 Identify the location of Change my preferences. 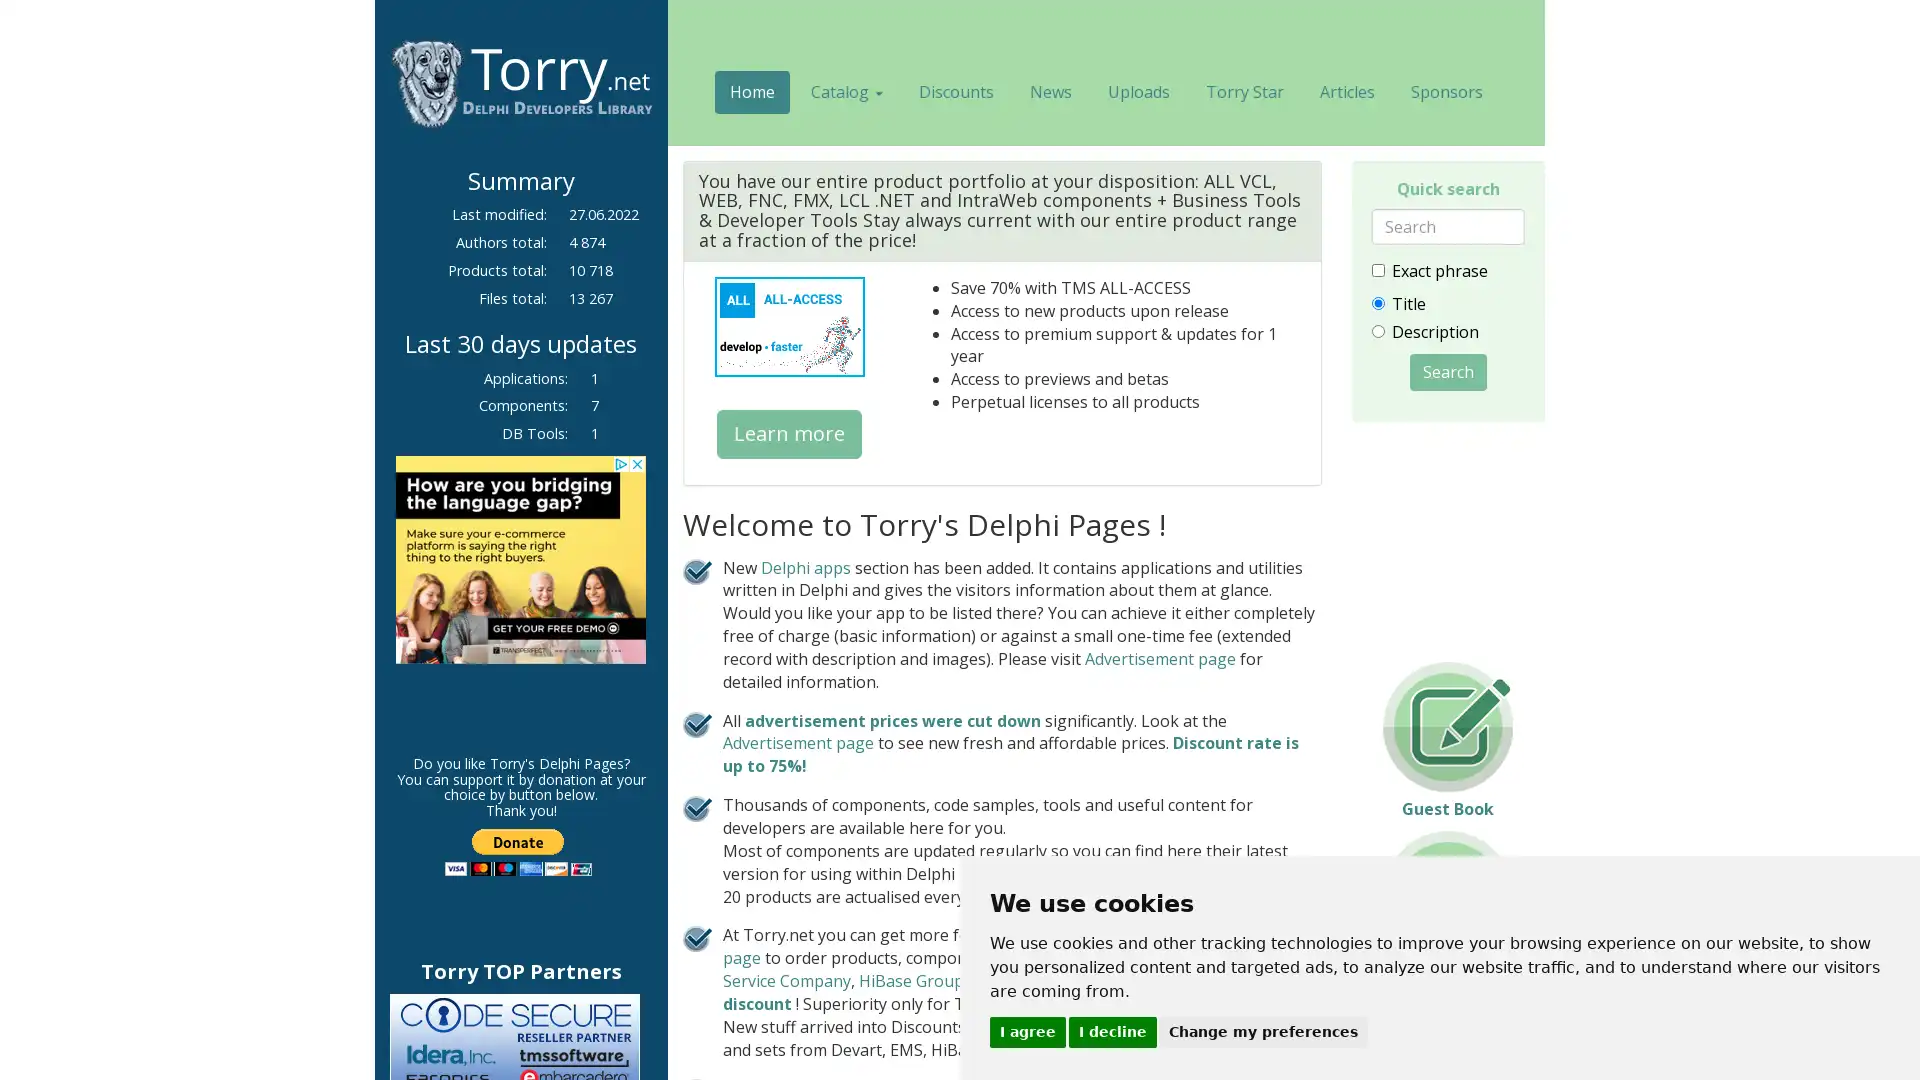
(1262, 1031).